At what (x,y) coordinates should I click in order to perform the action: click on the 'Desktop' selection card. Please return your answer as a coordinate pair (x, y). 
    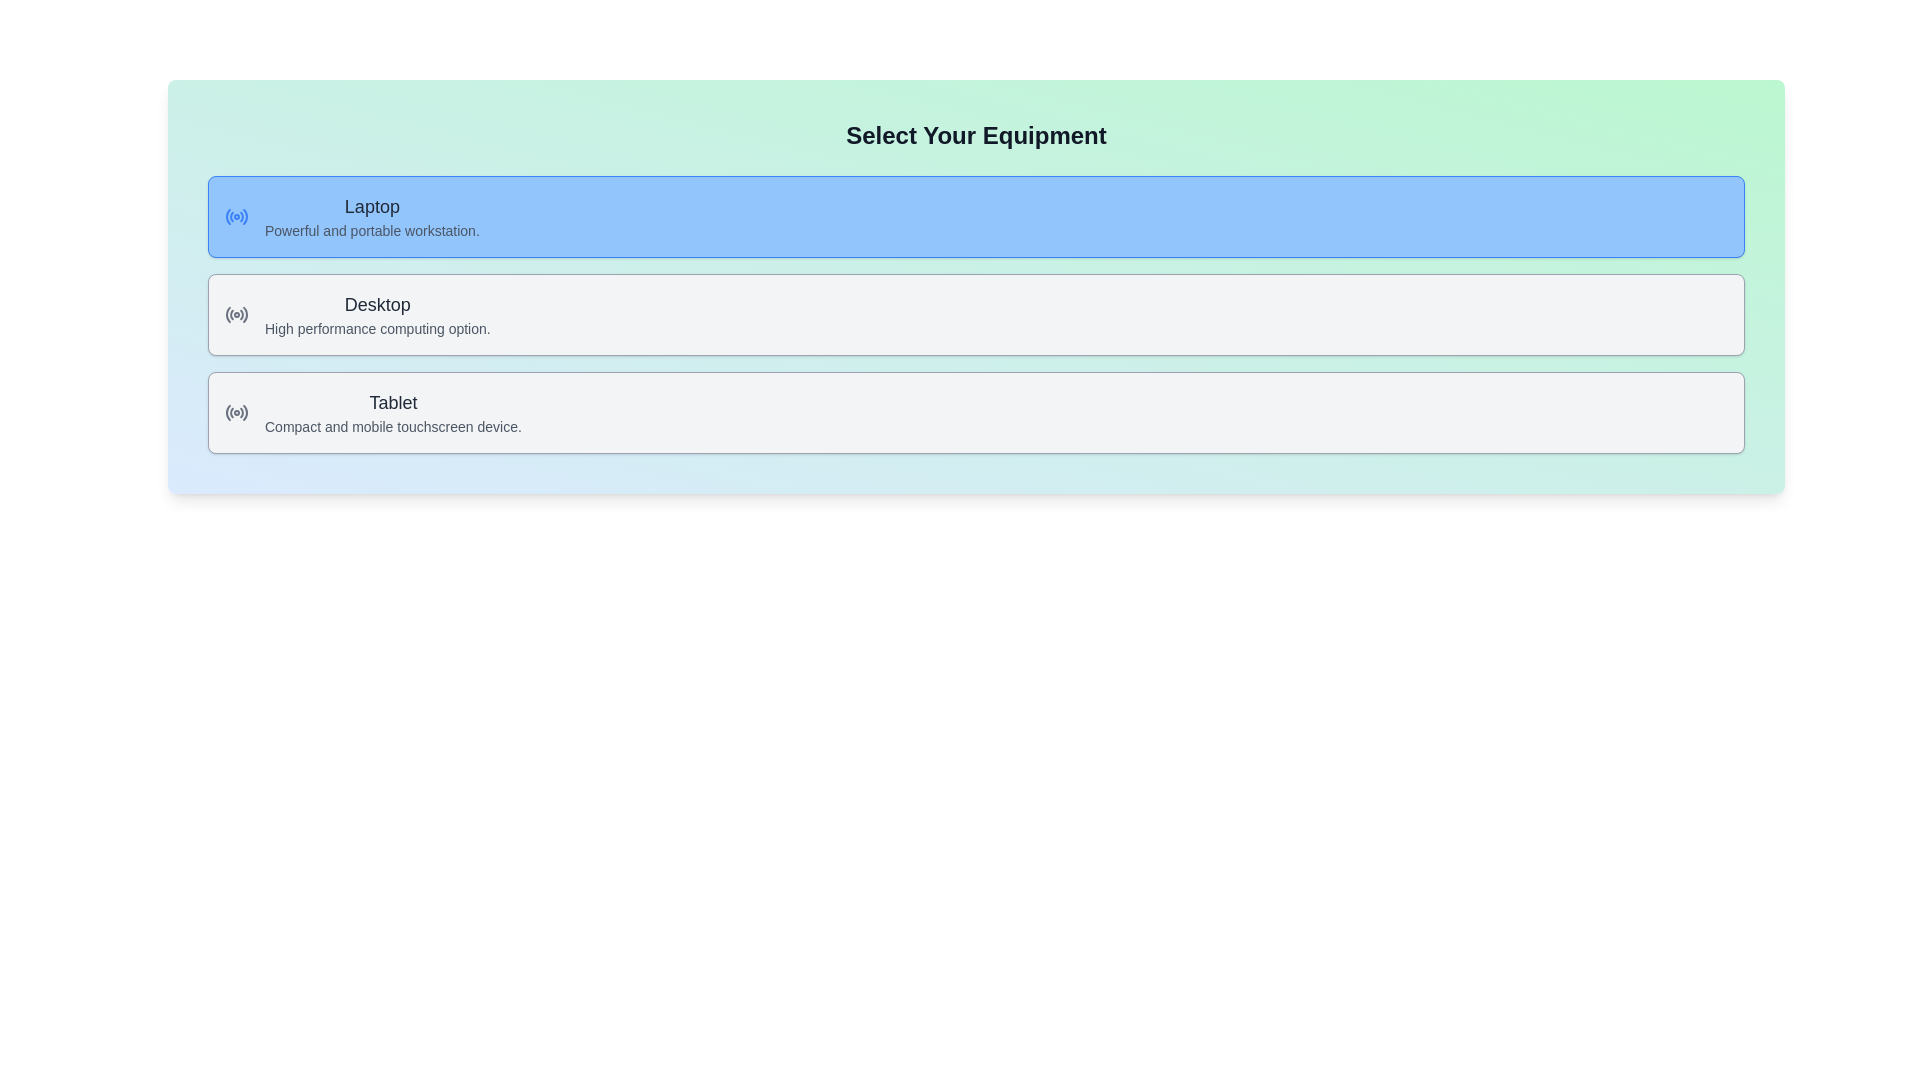
    Looking at the image, I should click on (976, 315).